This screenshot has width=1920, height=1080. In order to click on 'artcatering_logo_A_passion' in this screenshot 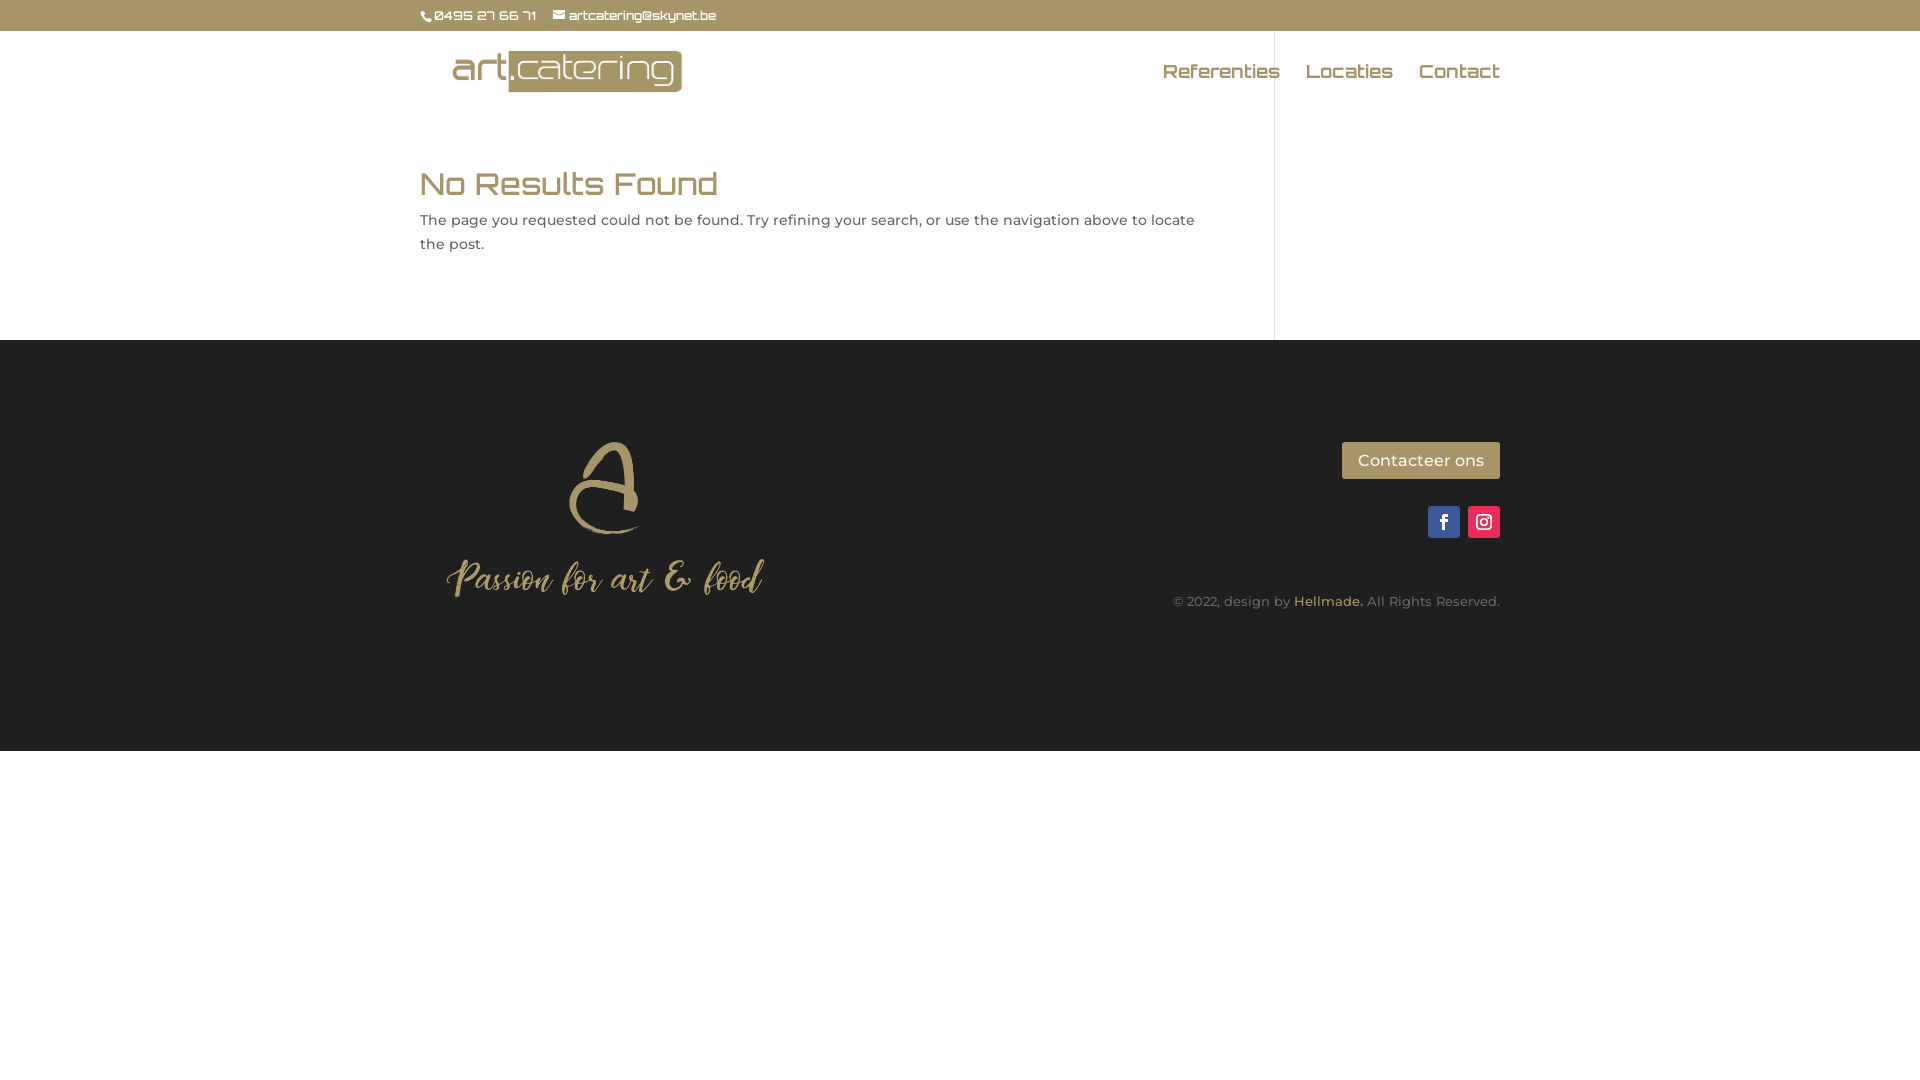, I will do `click(605, 515)`.